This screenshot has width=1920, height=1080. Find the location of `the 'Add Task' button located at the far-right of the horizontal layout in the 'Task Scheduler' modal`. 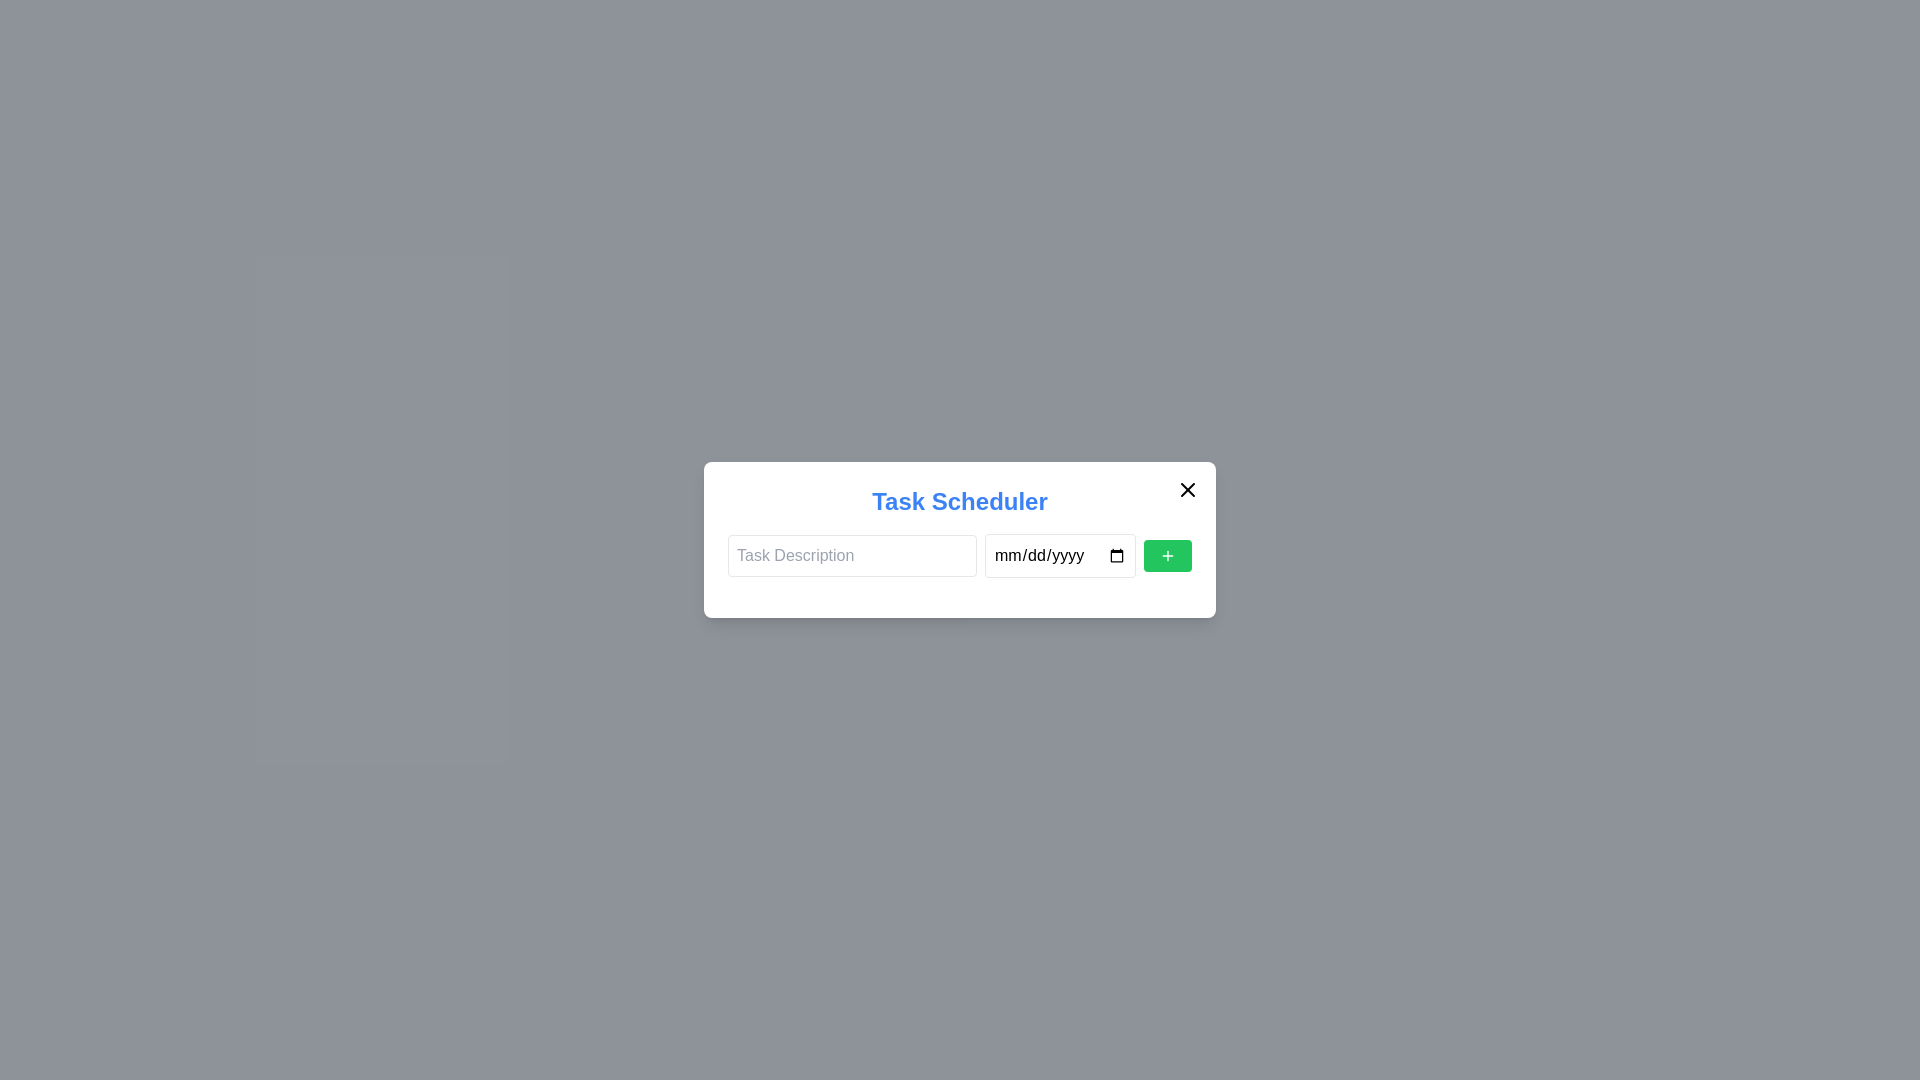

the 'Add Task' button located at the far-right of the horizontal layout in the 'Task Scheduler' modal is located at coordinates (1167, 555).